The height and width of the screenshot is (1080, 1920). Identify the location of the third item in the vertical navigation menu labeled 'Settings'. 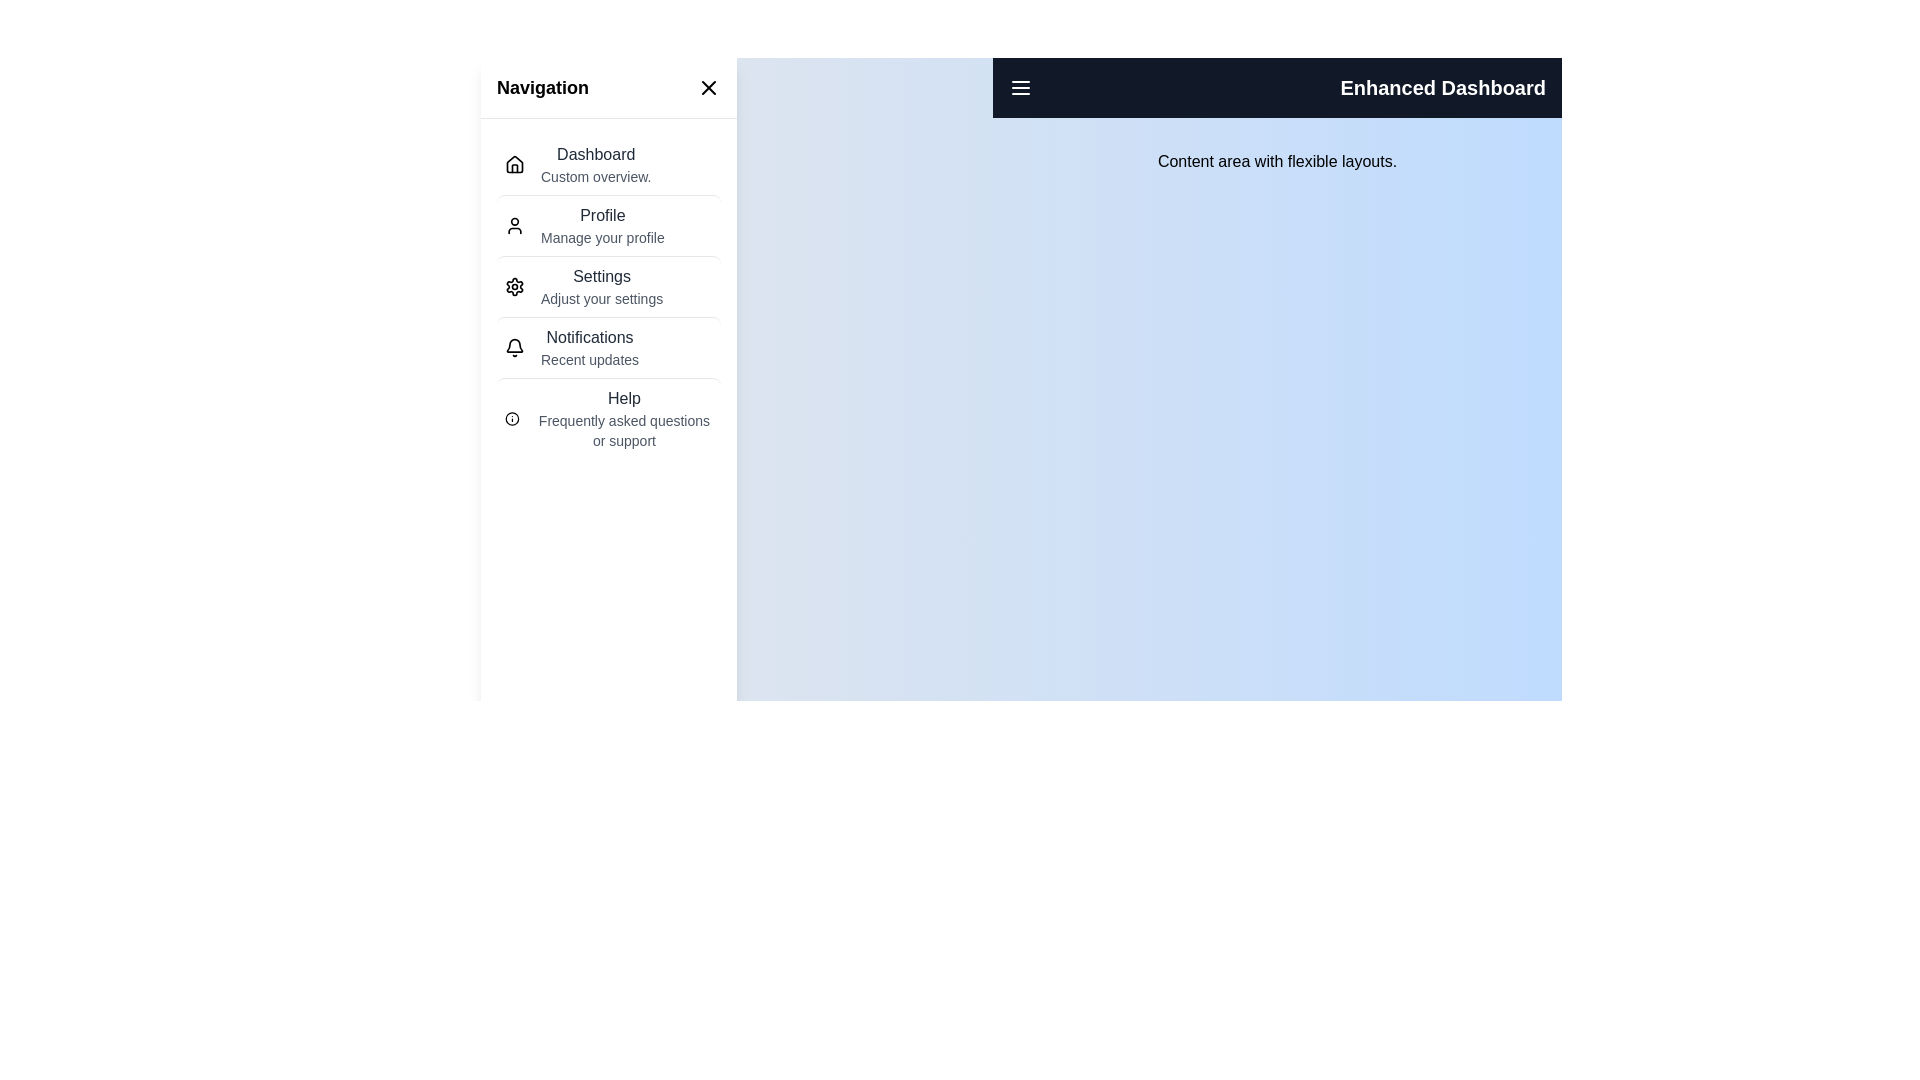
(608, 285).